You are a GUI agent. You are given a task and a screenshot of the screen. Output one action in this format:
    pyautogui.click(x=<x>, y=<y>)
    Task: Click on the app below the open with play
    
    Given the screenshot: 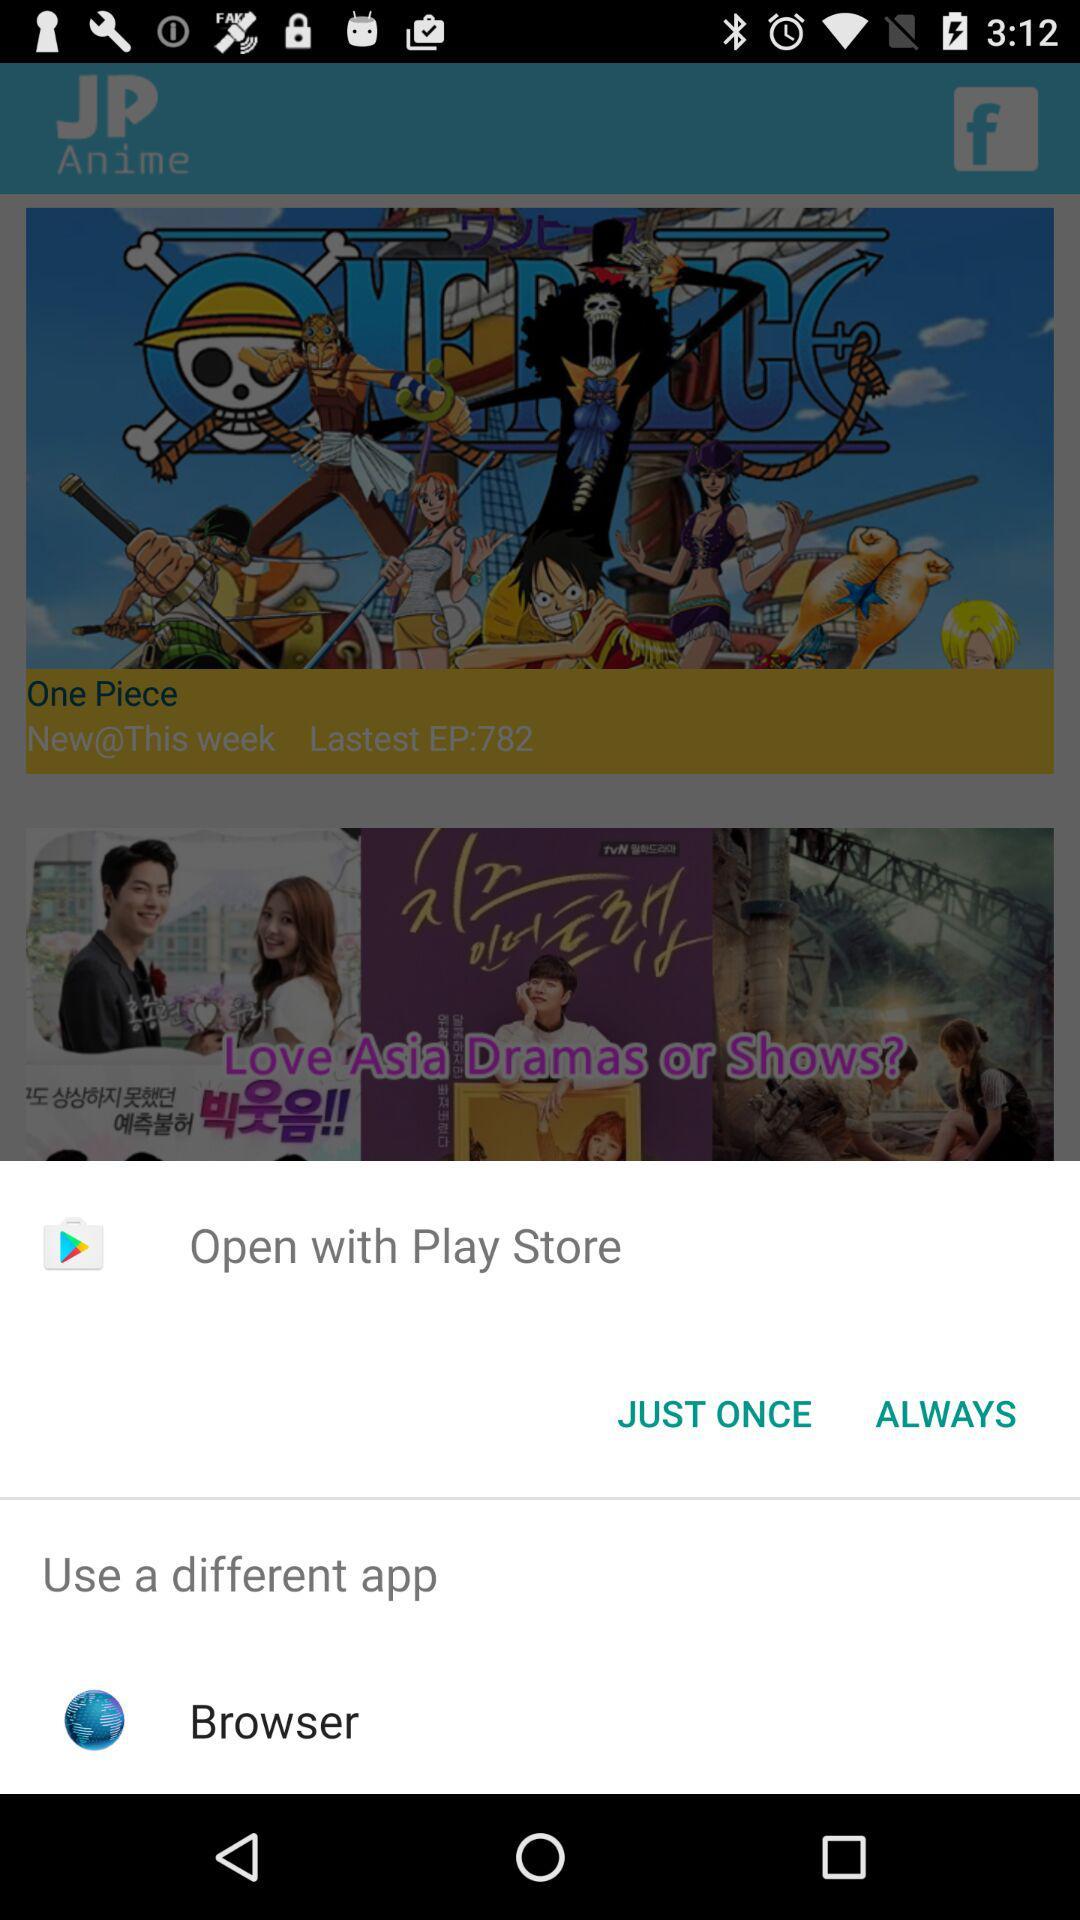 What is the action you would take?
    pyautogui.click(x=945, y=1411)
    